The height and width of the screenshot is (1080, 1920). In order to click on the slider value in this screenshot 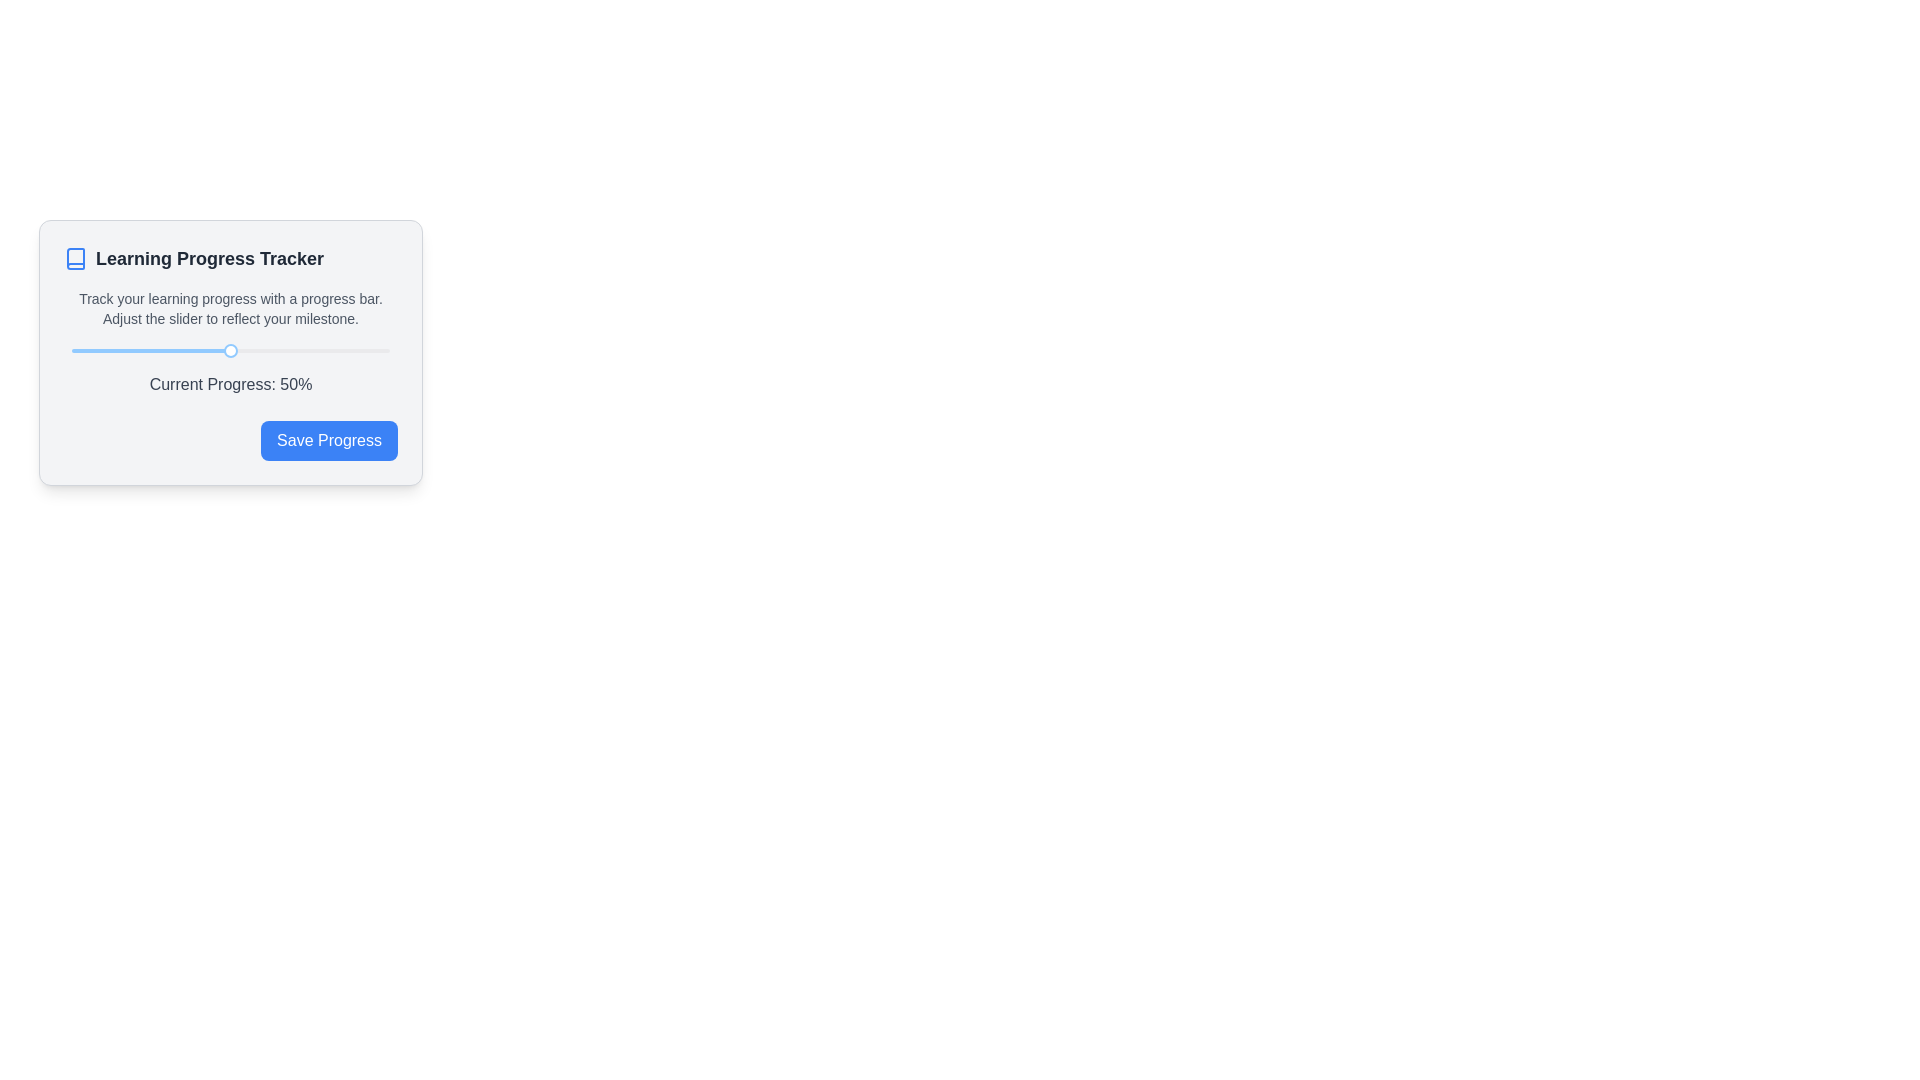, I will do `click(102, 350)`.